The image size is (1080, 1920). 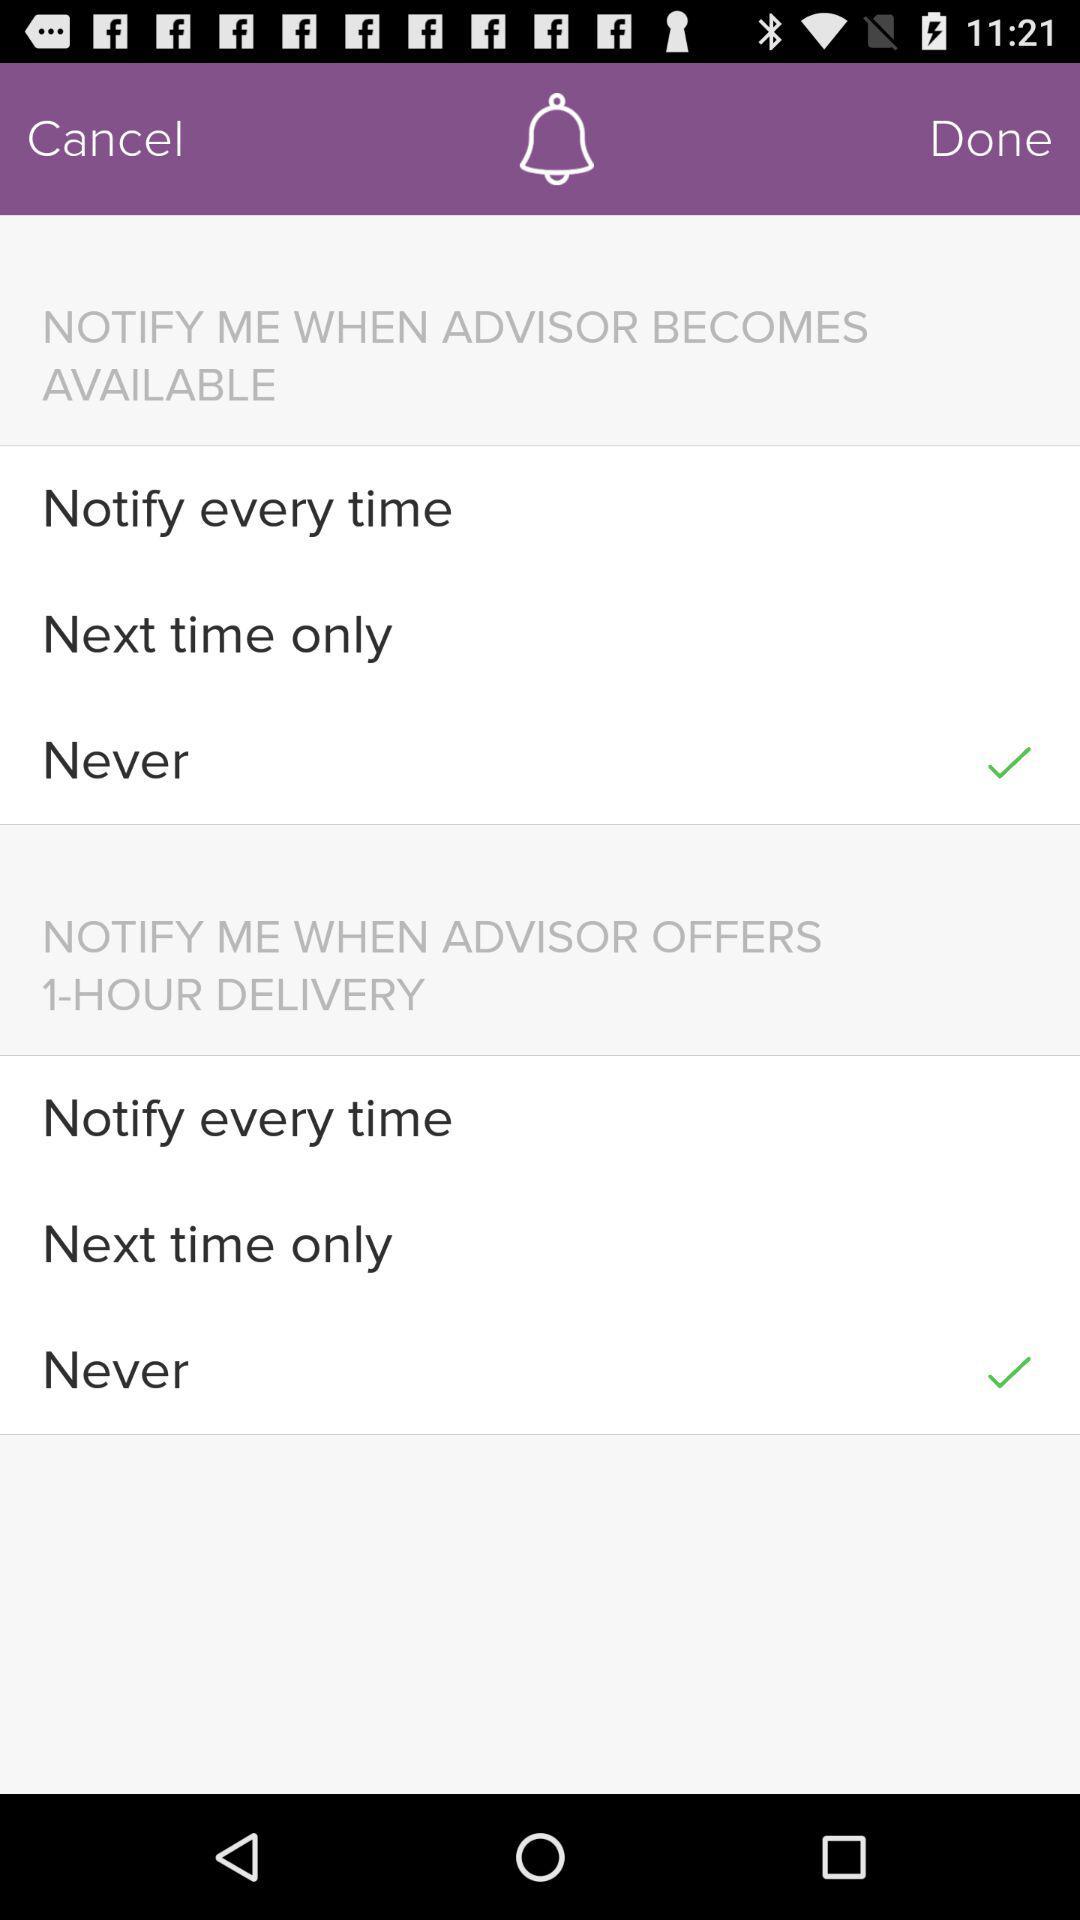 I want to click on cancel, so click(x=105, y=138).